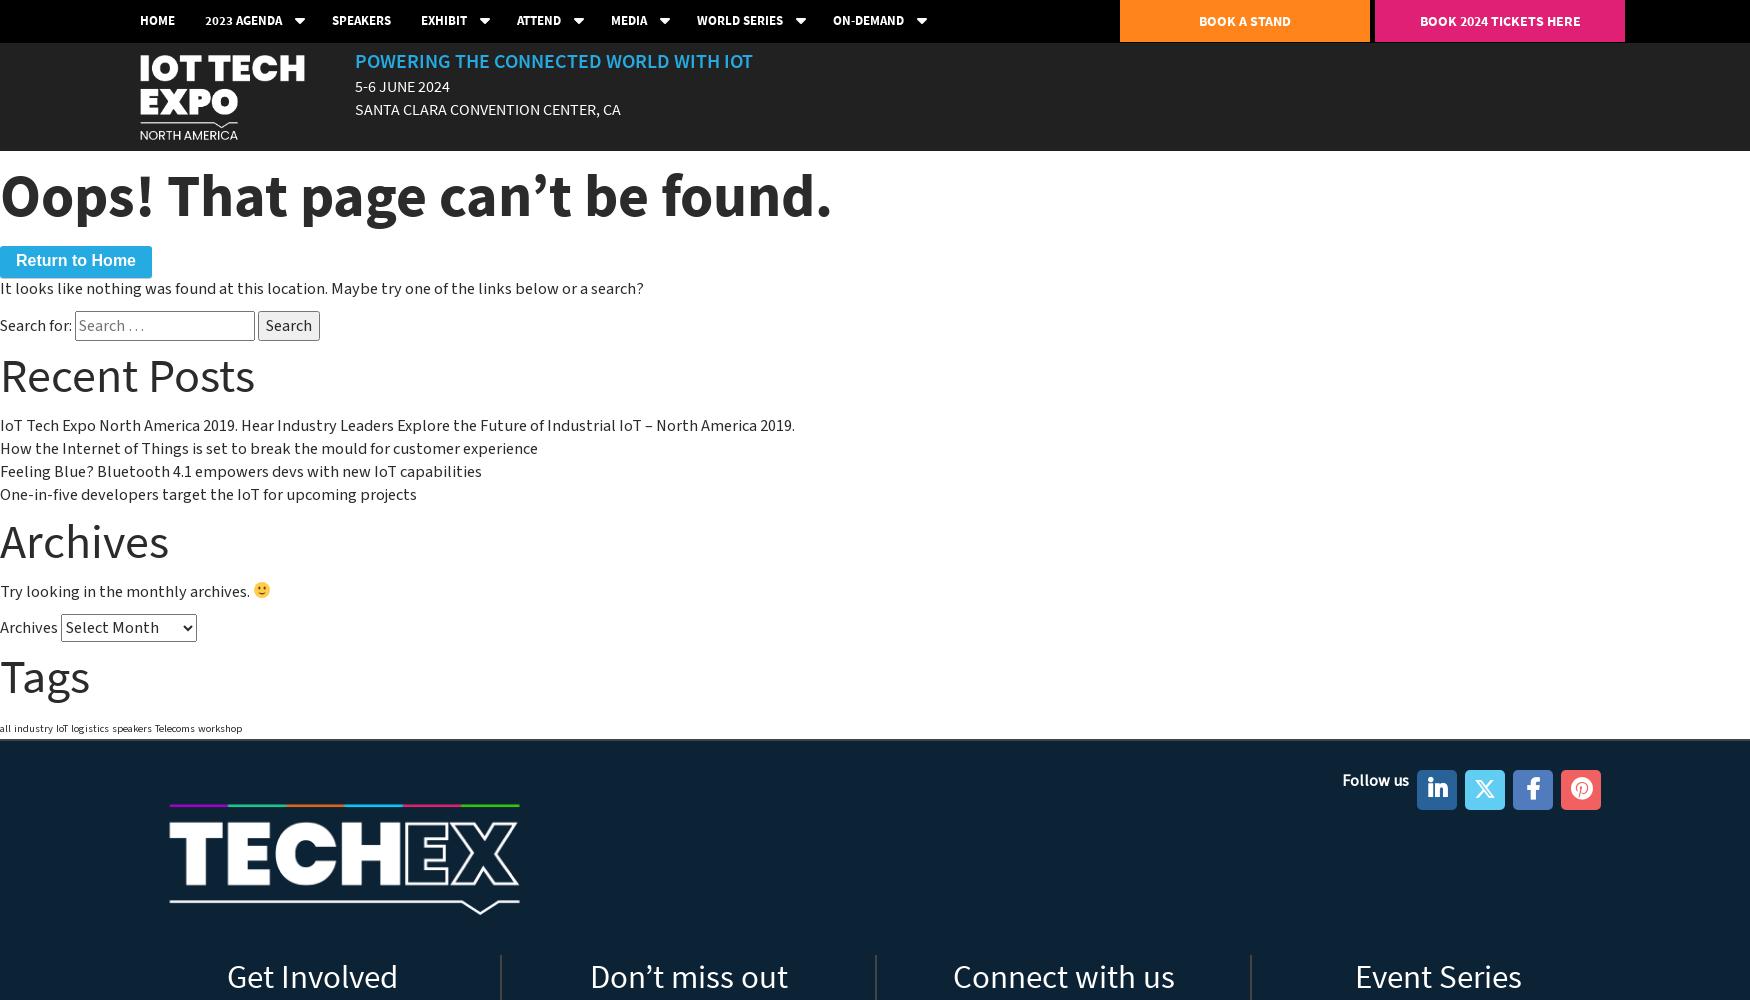  Describe the element at coordinates (89, 726) in the screenshot. I see `'logistics'` at that location.